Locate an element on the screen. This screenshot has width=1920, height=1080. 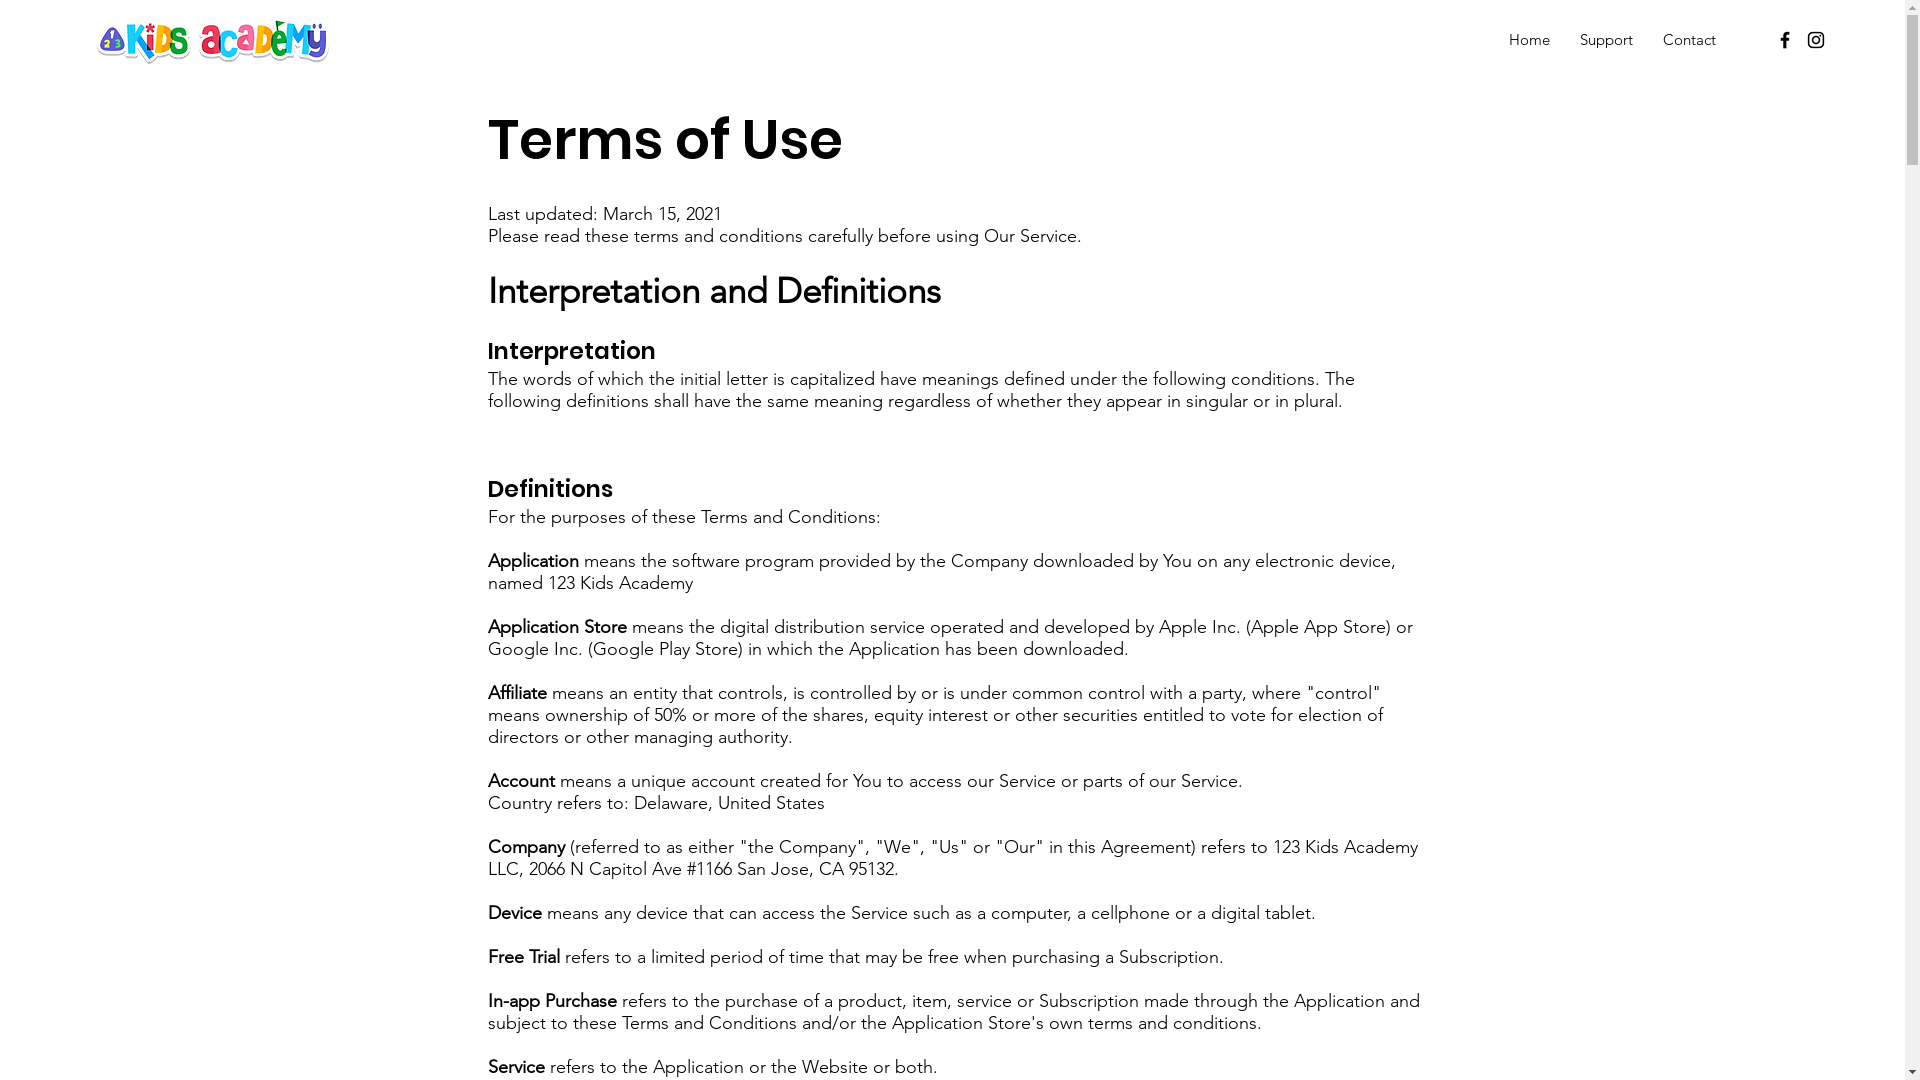
'Home' is located at coordinates (1528, 39).